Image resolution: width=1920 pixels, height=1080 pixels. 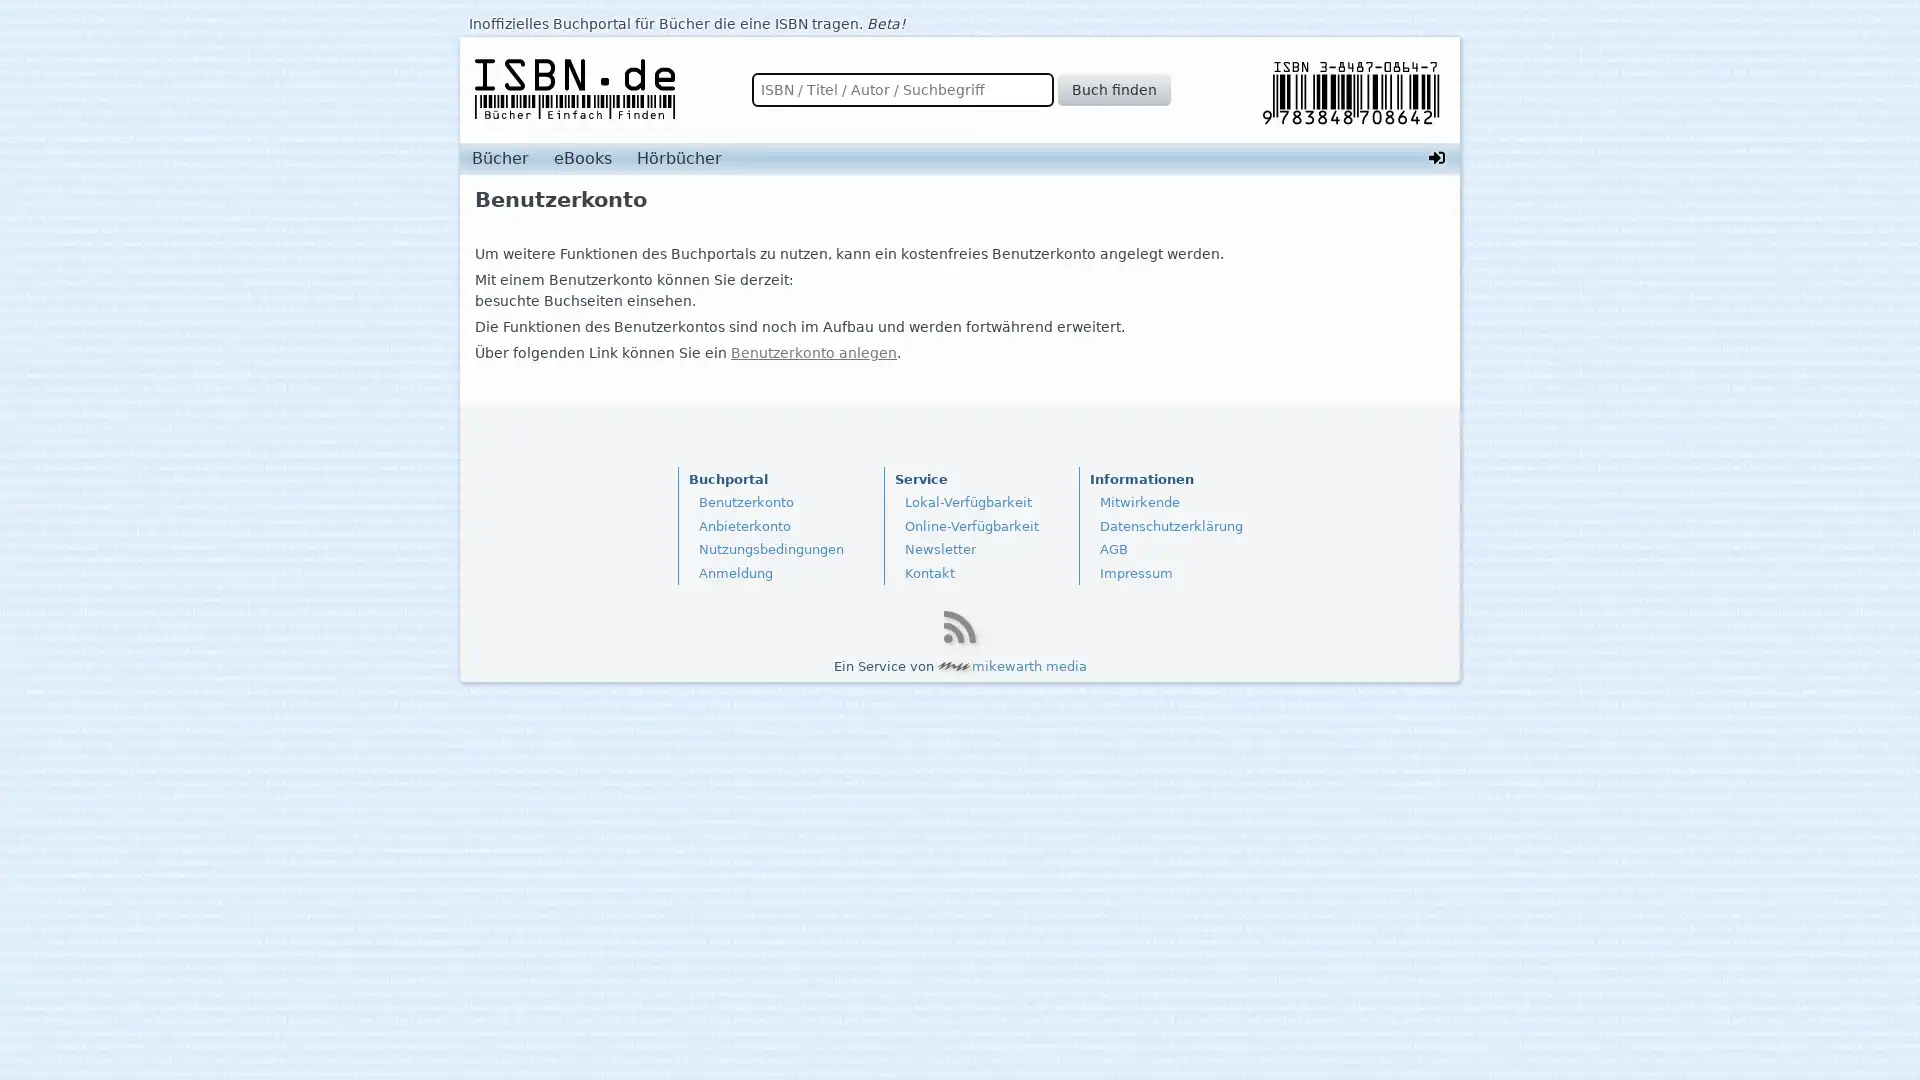 I want to click on Buch finden, so click(x=1112, y=88).